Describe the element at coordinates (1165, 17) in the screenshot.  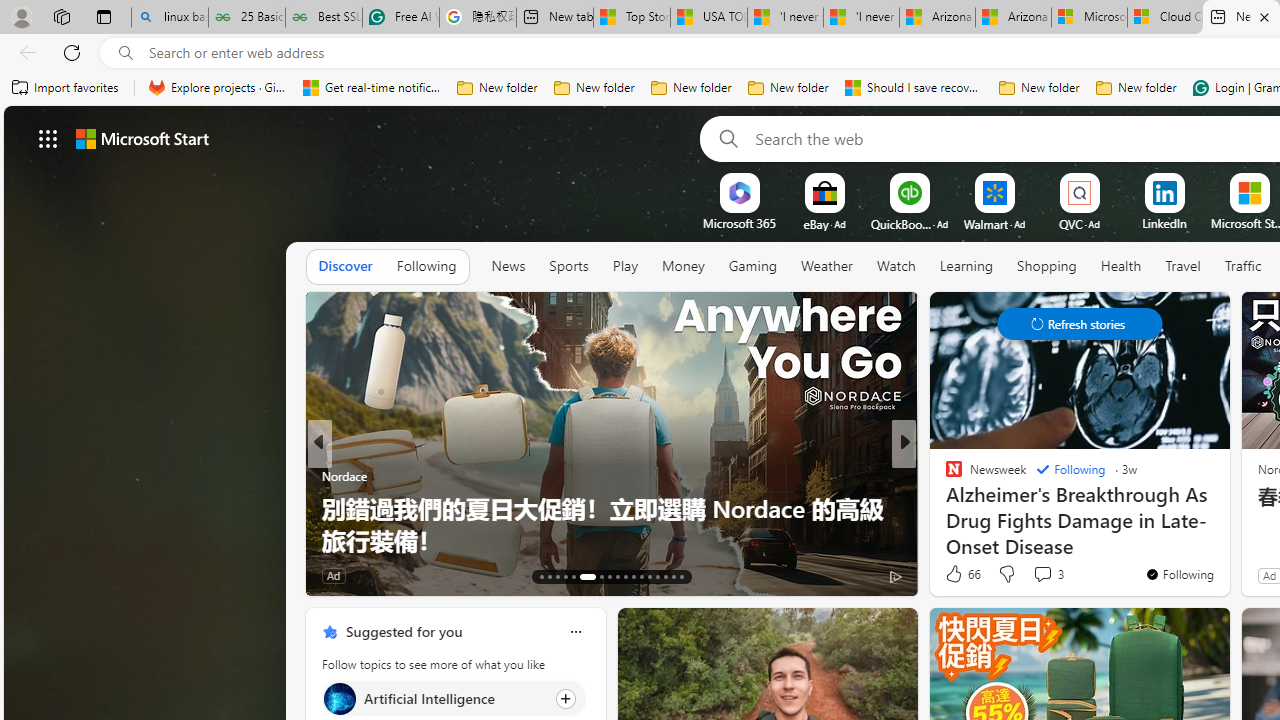
I see `'Cloud Computing Services | Microsoft Azure'` at that location.